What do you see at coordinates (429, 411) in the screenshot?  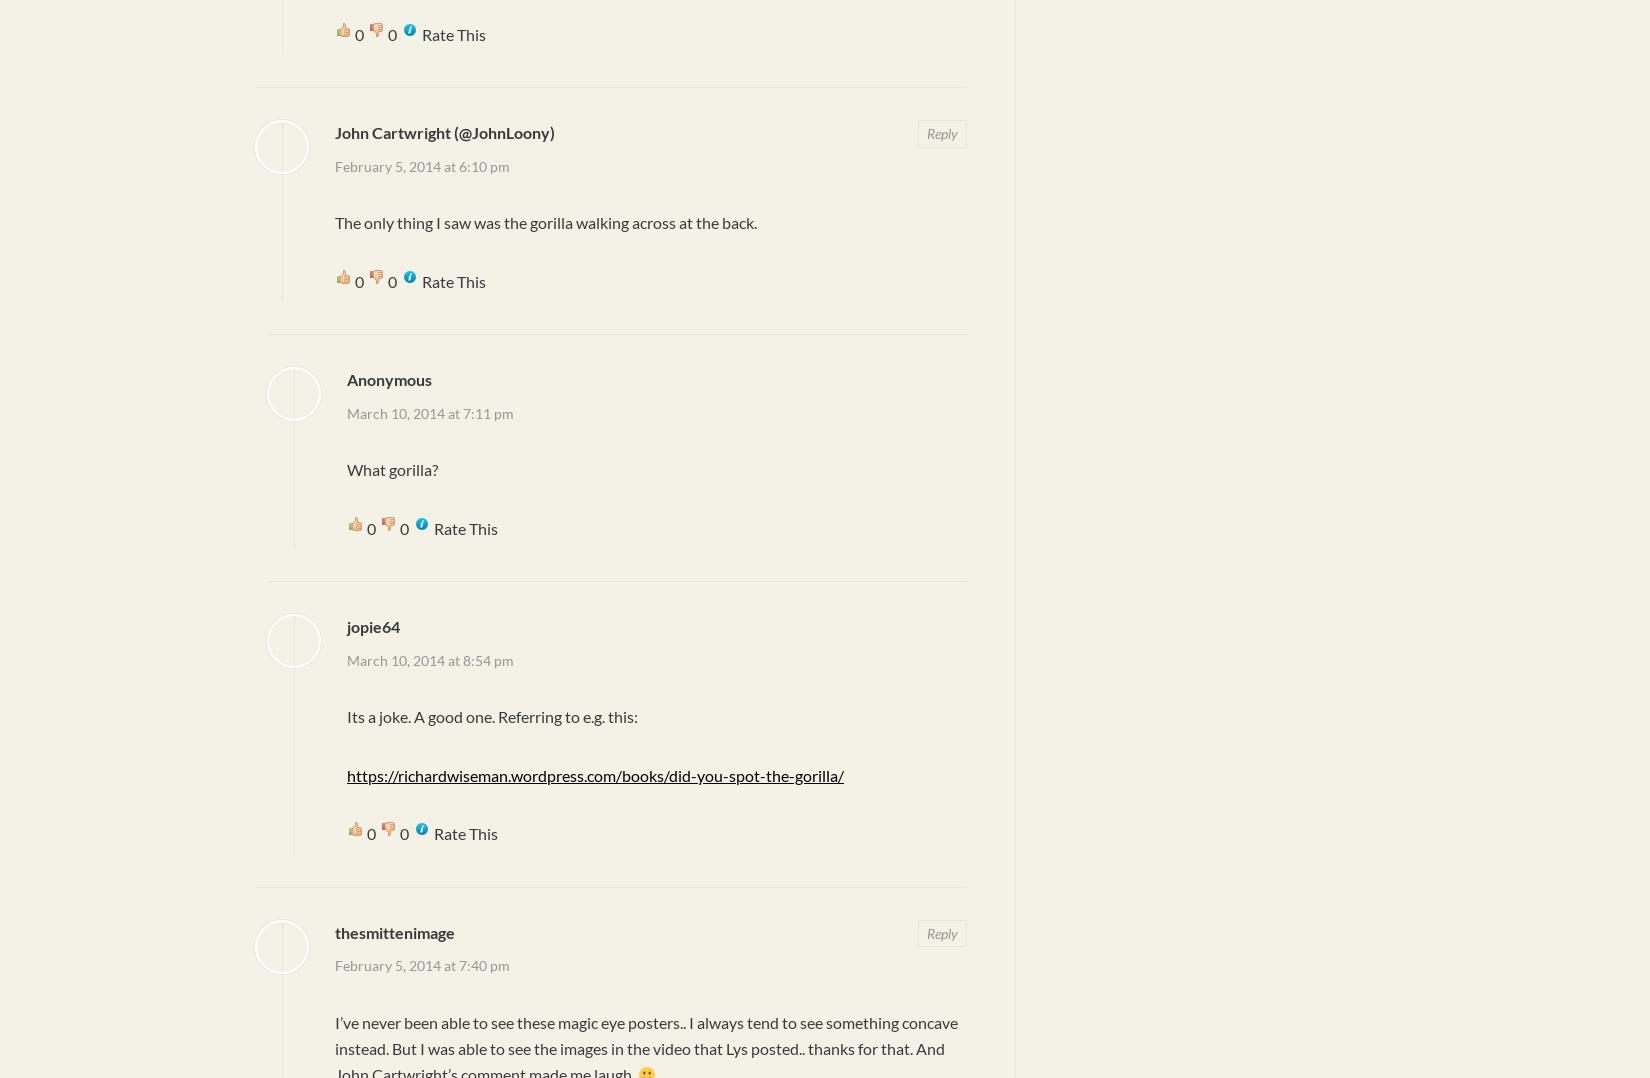 I see `'March 10, 2014 at 7:11 pm'` at bounding box center [429, 411].